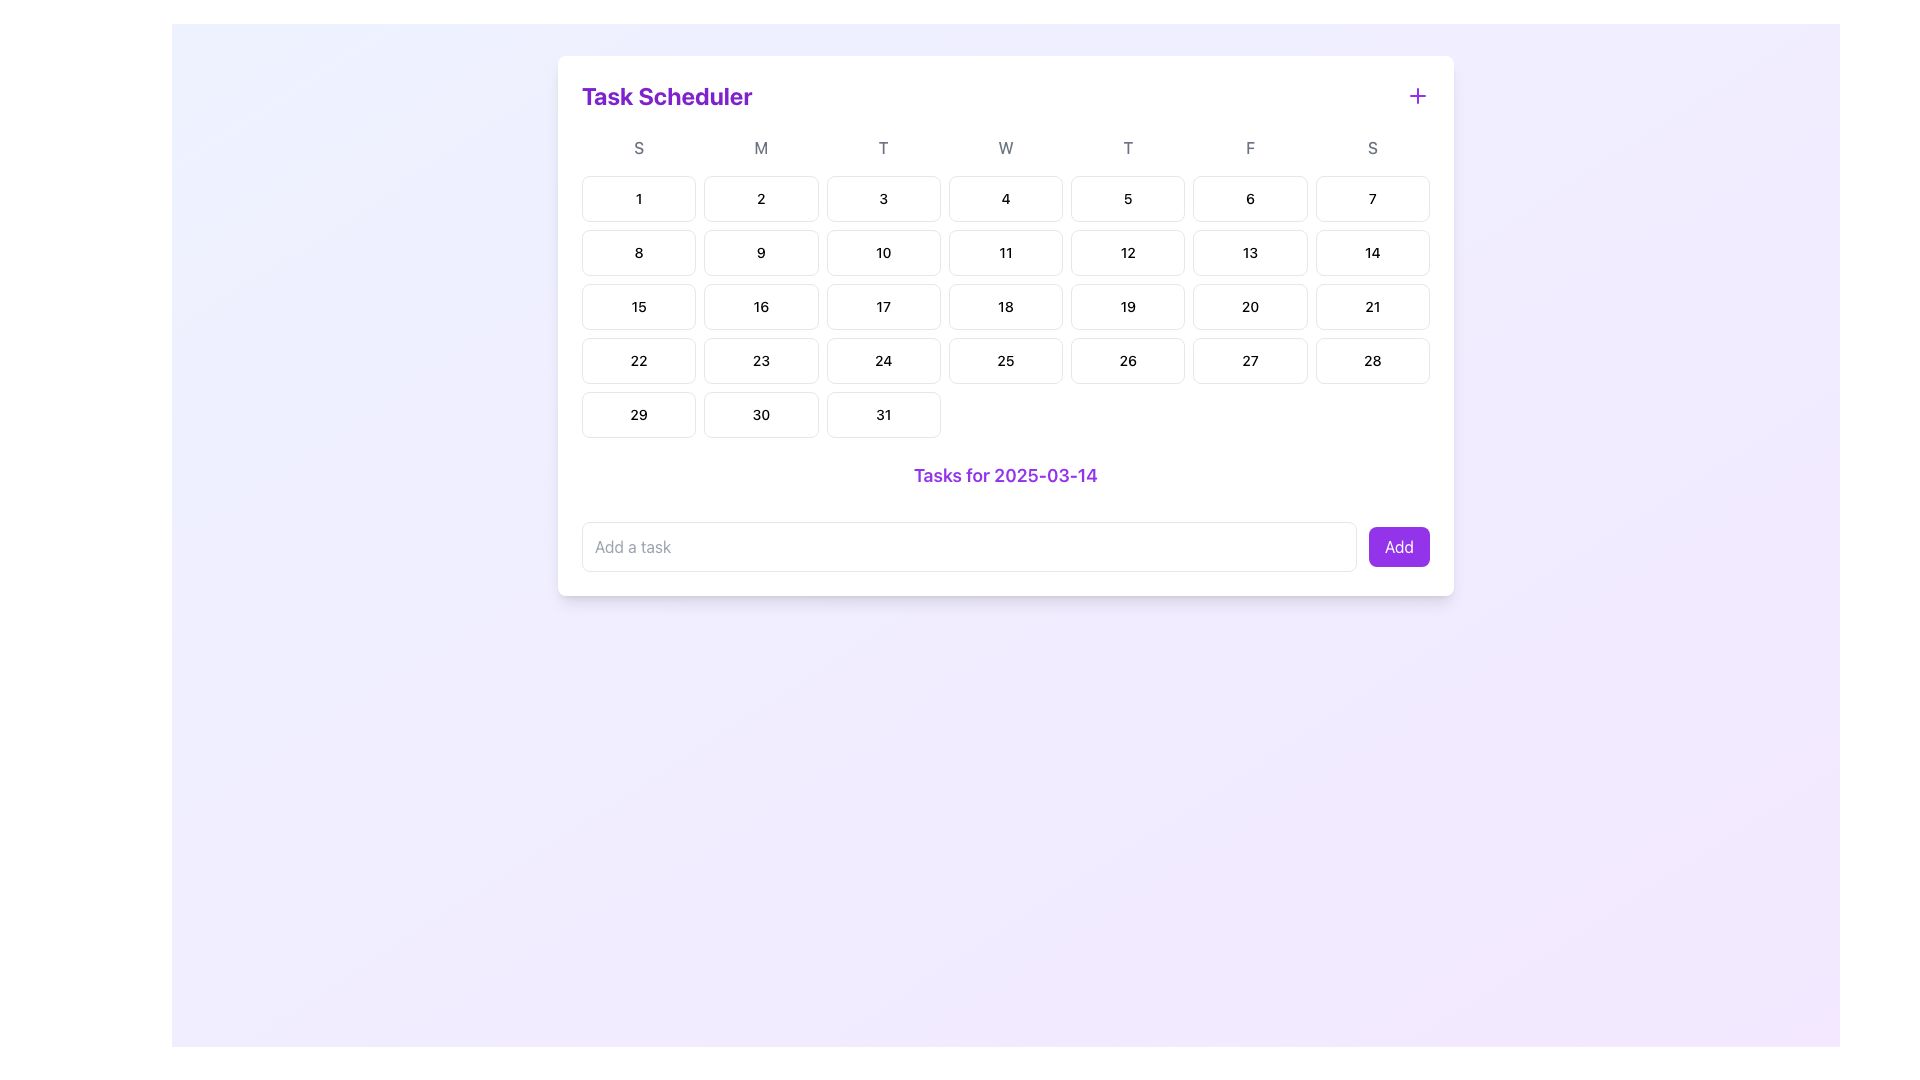 This screenshot has width=1920, height=1080. I want to click on the 'Add' button with rounded corners and a purple background located at the bottom-right corner of the task scheduler interface, so click(1398, 547).